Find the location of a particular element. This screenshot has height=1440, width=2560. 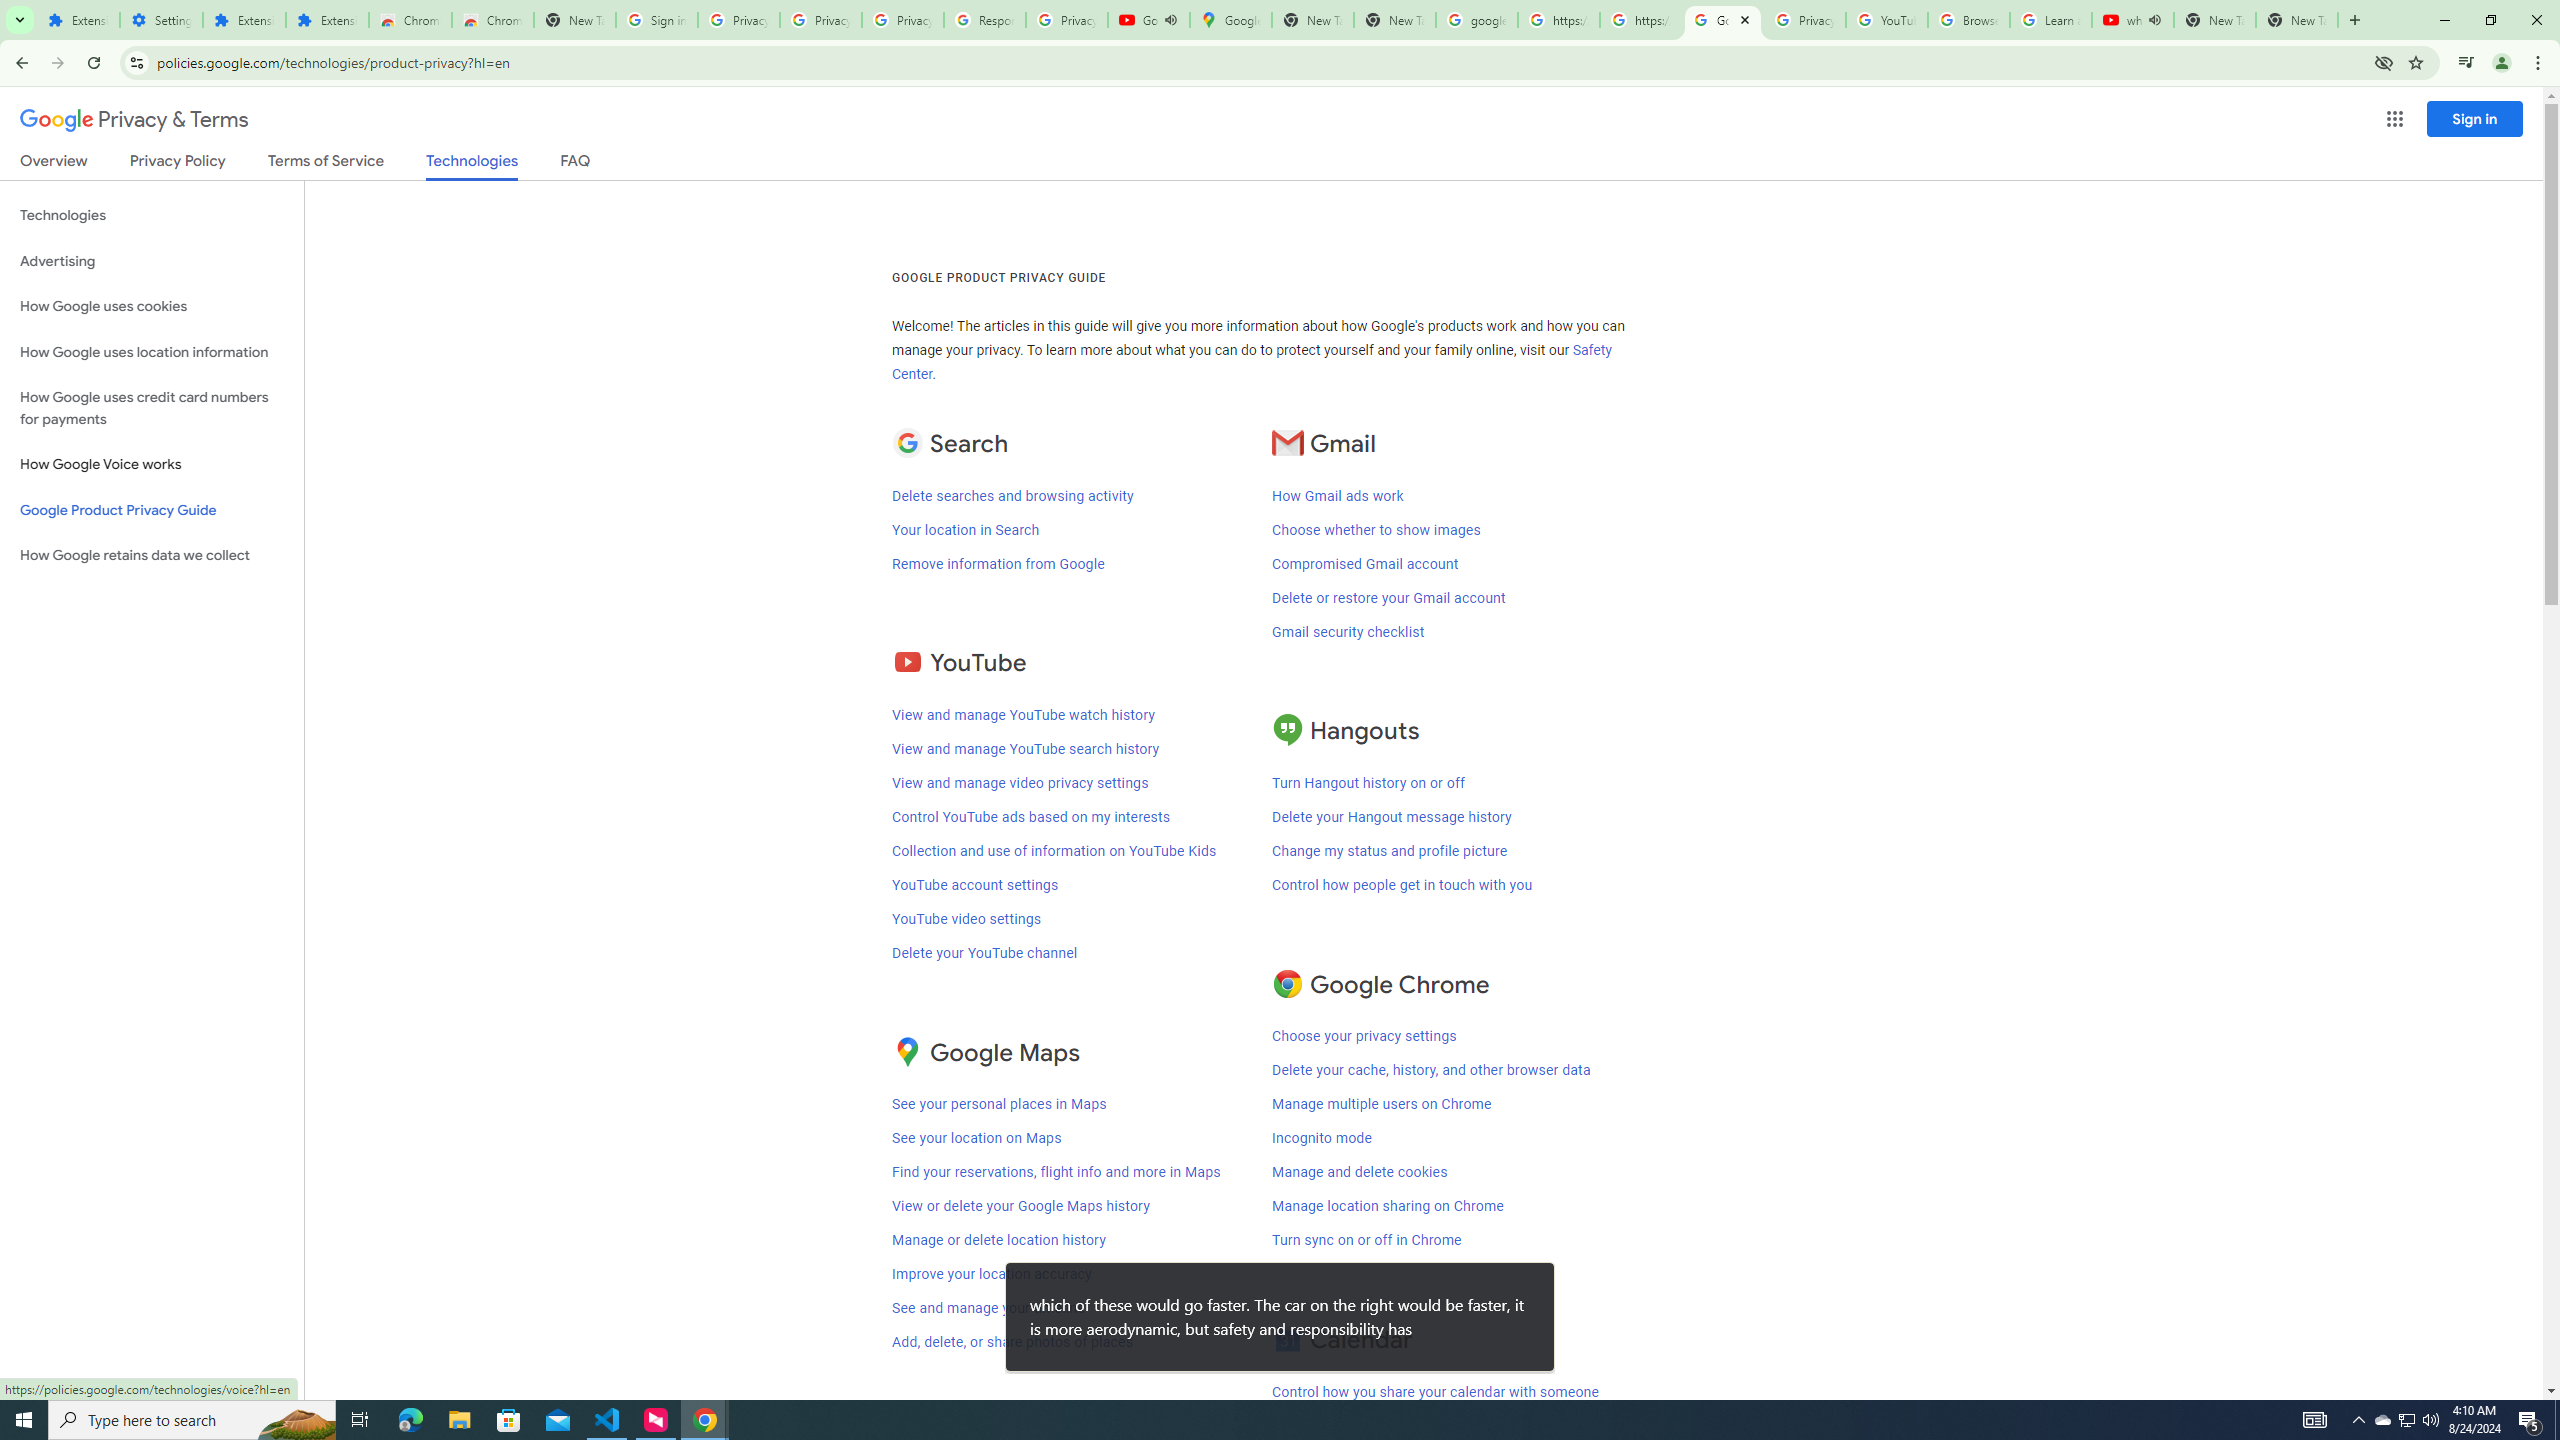

'Safety Center' is located at coordinates (1251, 363).